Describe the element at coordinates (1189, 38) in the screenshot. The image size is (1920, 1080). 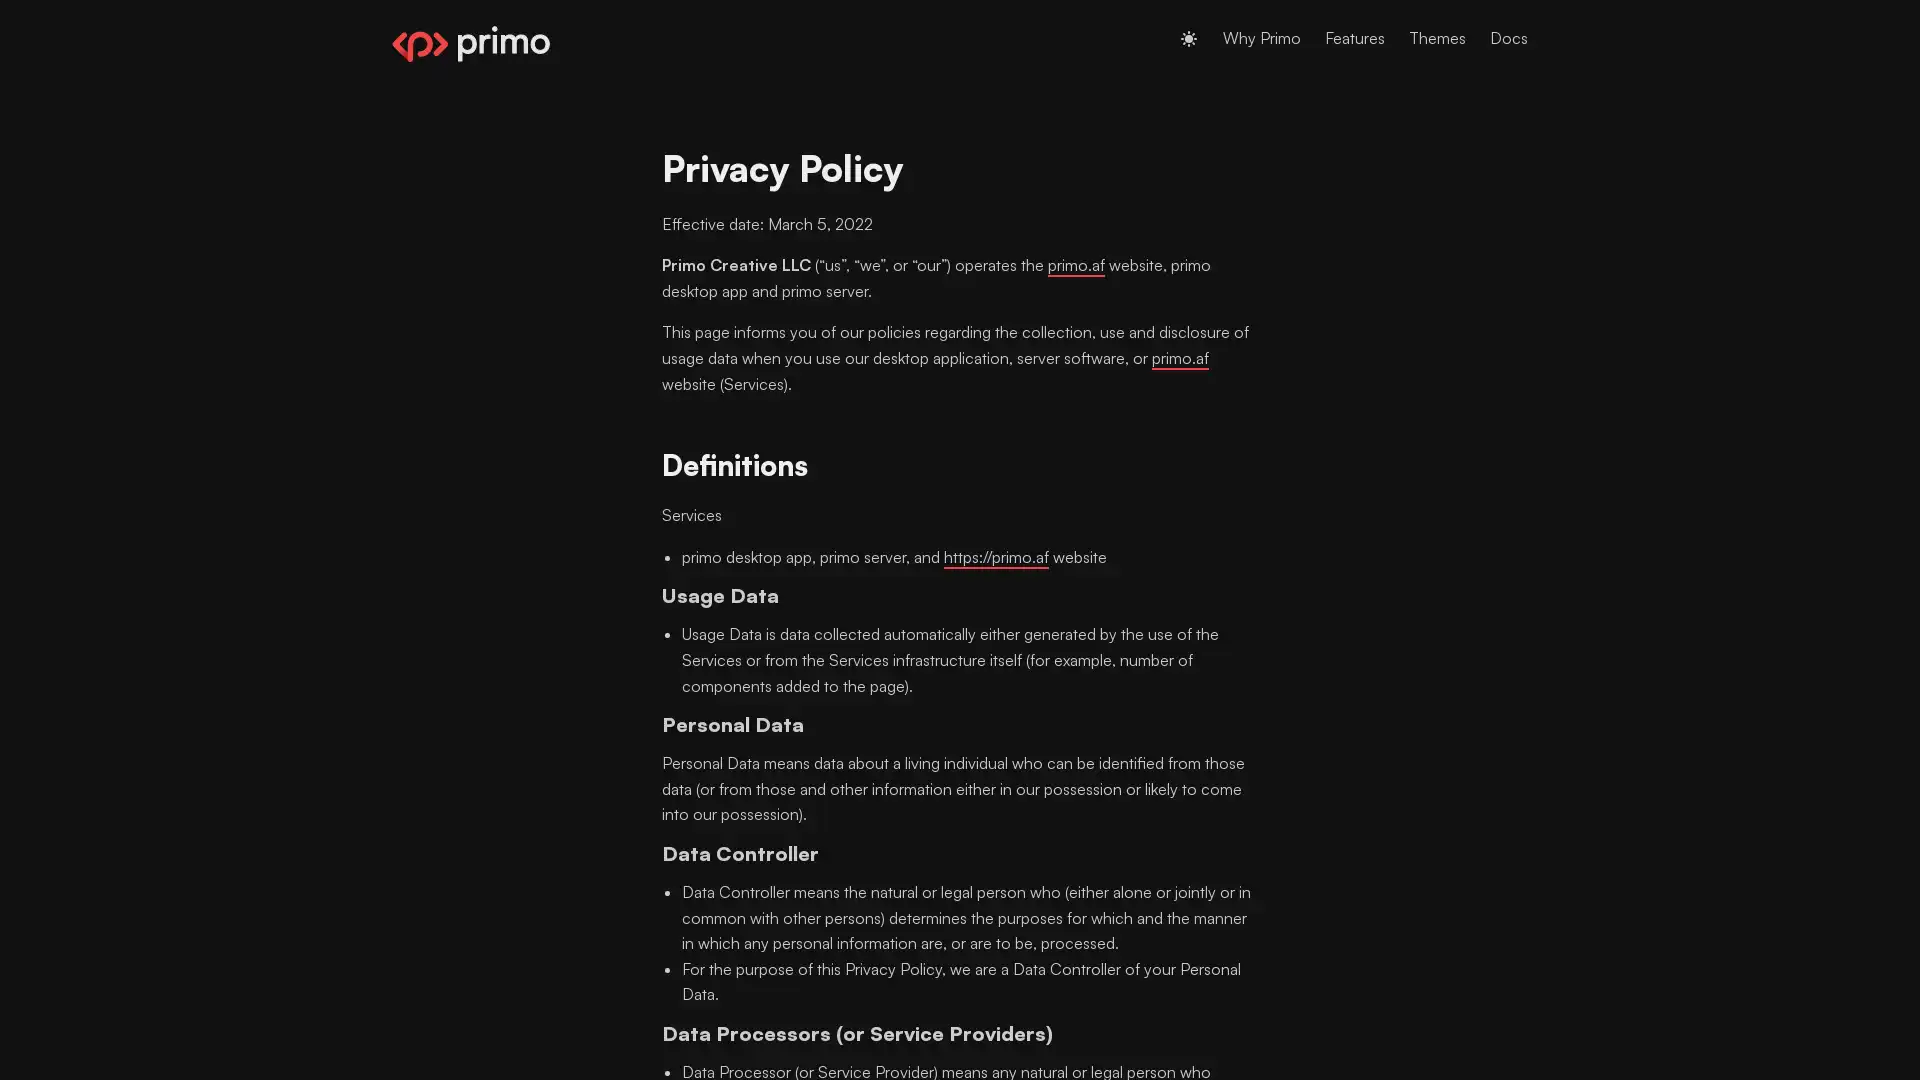
I see `Toggle dark mode` at that location.